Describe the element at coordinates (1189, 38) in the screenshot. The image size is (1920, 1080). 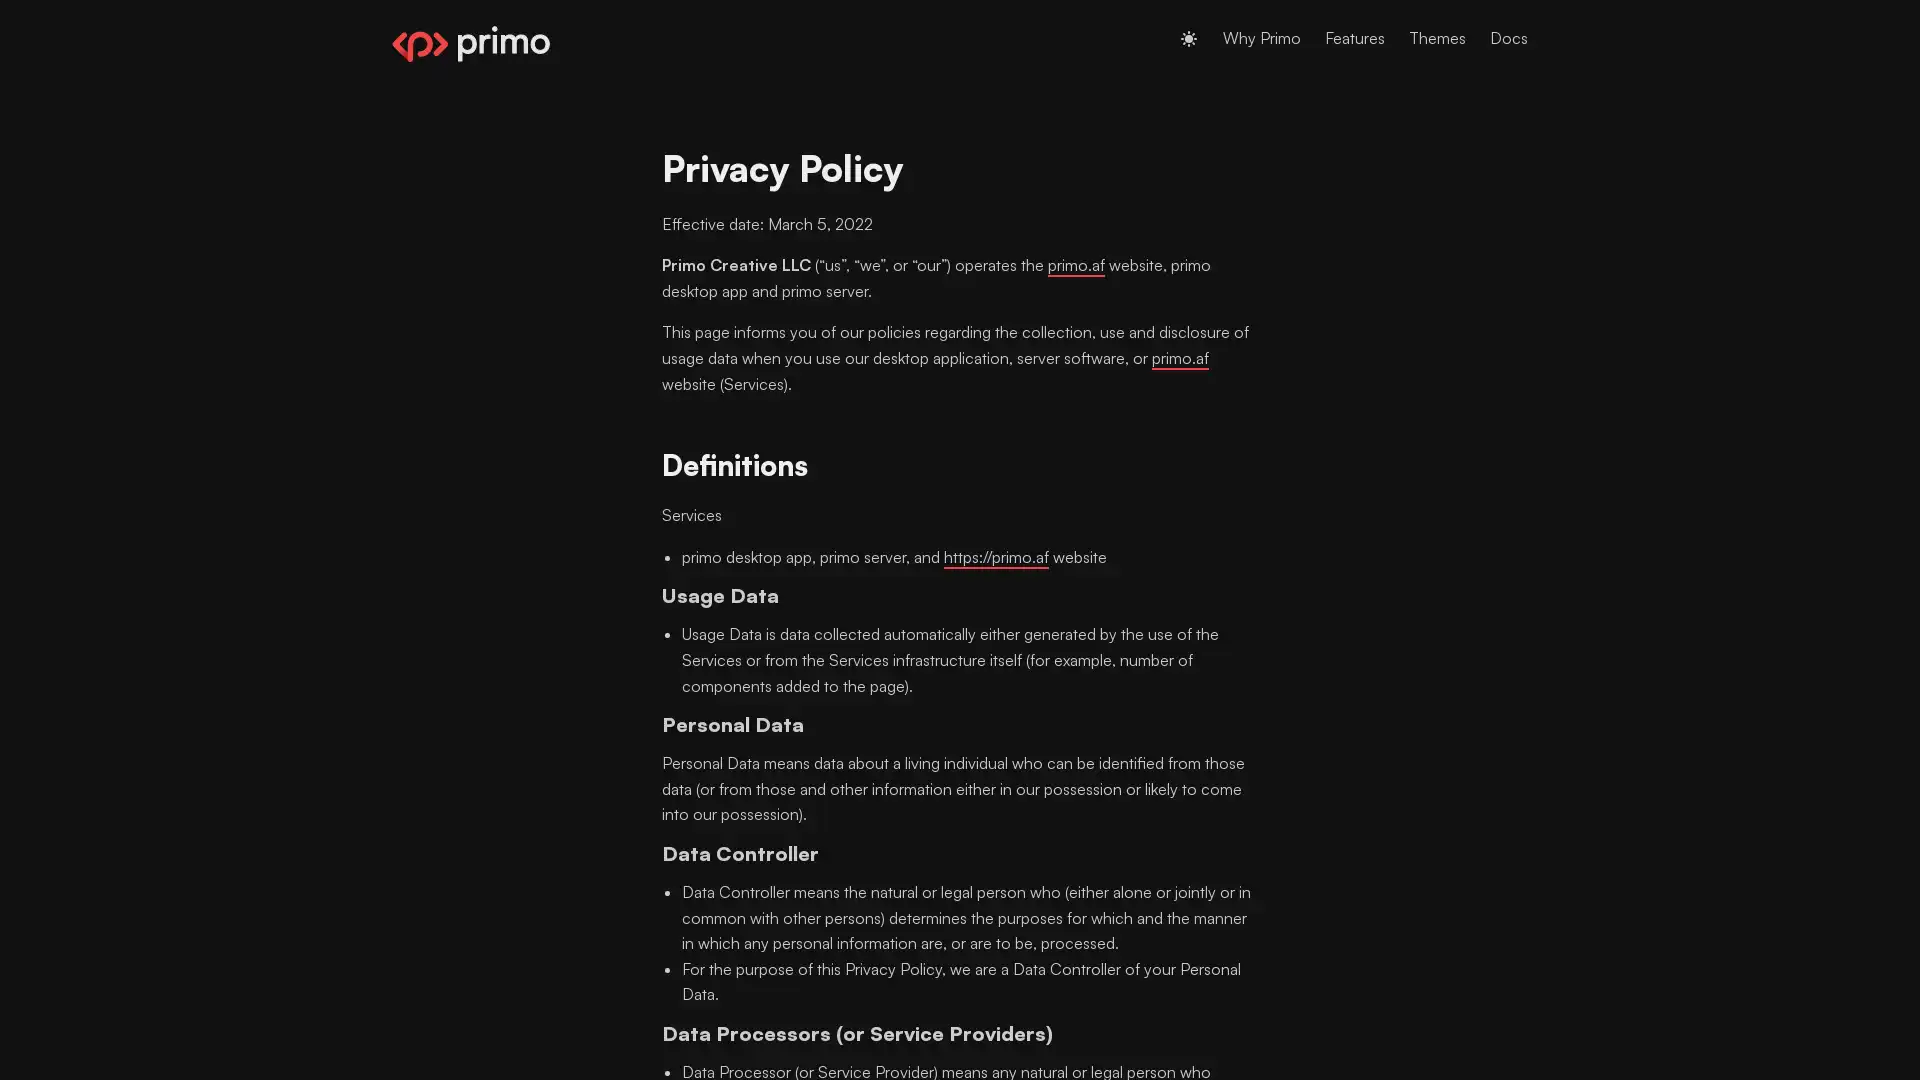
I see `Toggle dark mode` at that location.